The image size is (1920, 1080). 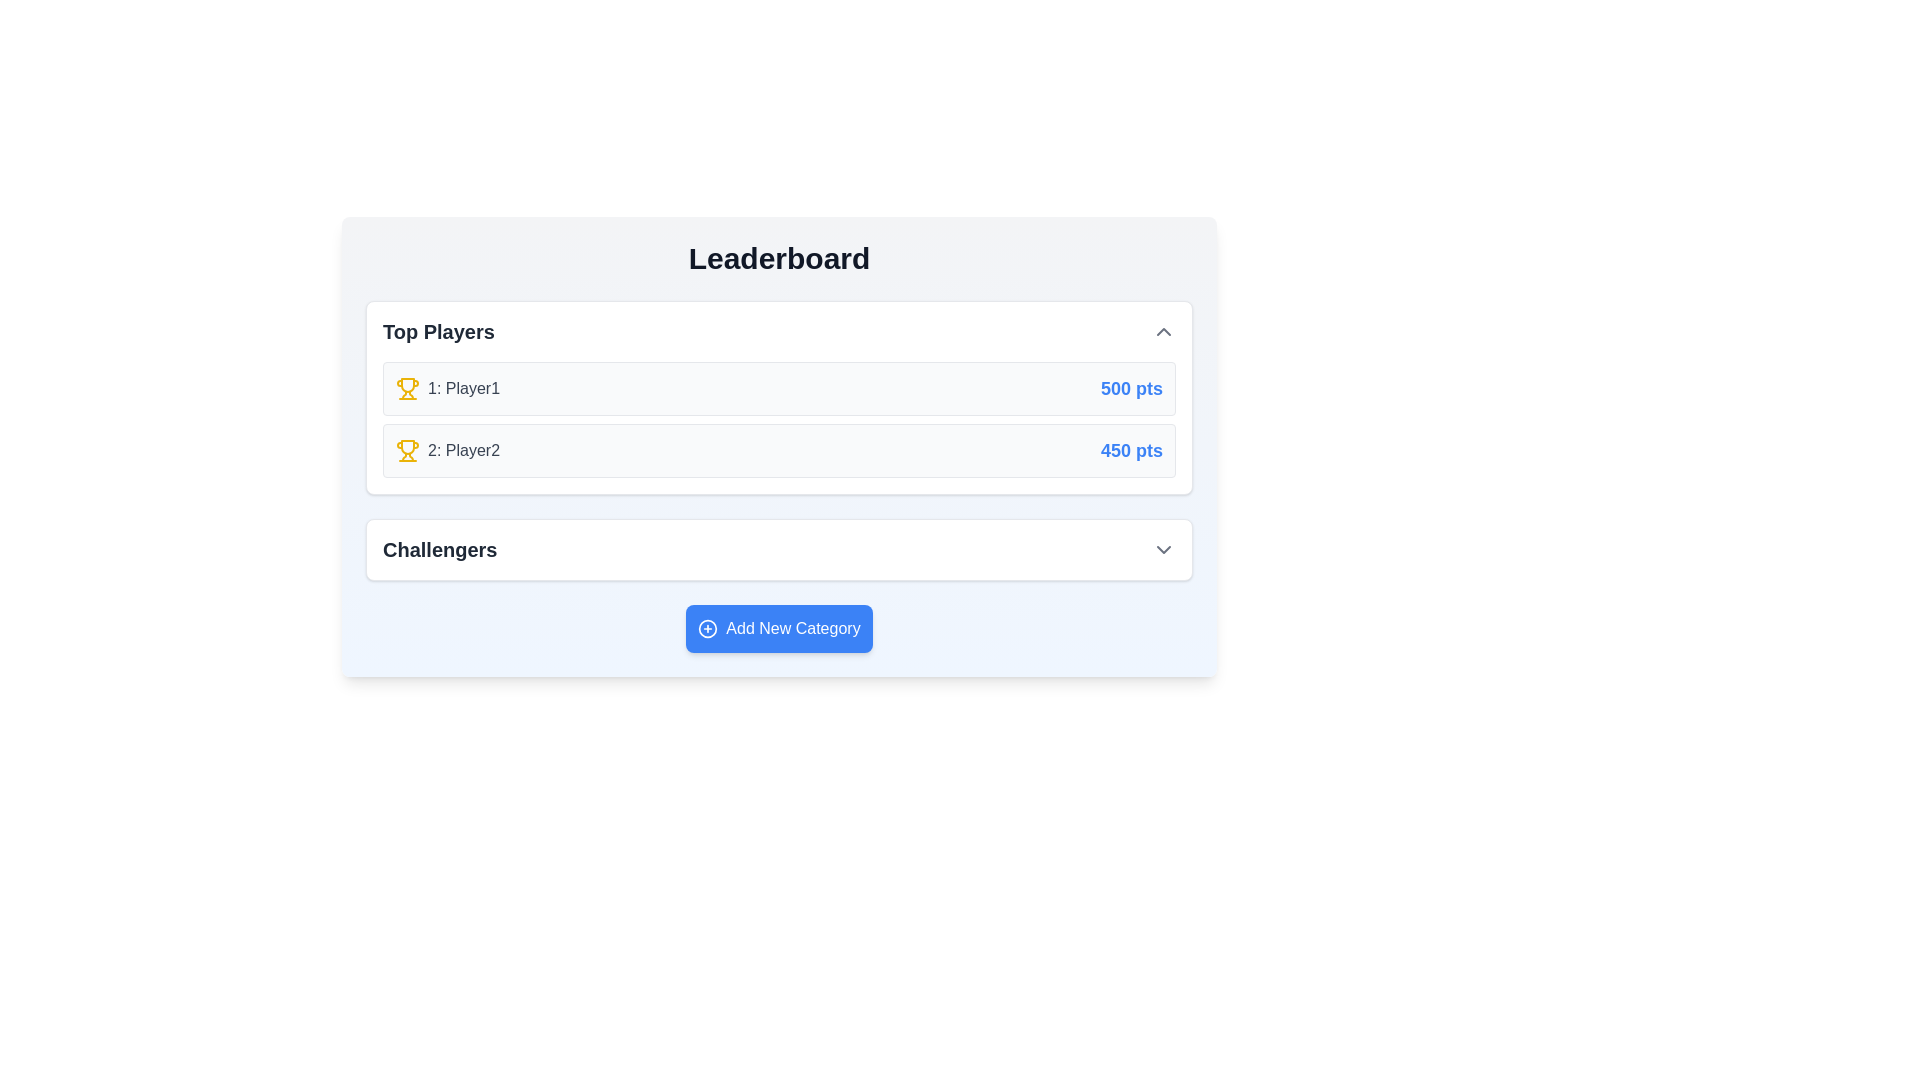 I want to click on the graphical icon representing the action to add a new item or category, located to the left of the 'Add New Category' button at the lower portion of the interface, so click(x=708, y=627).